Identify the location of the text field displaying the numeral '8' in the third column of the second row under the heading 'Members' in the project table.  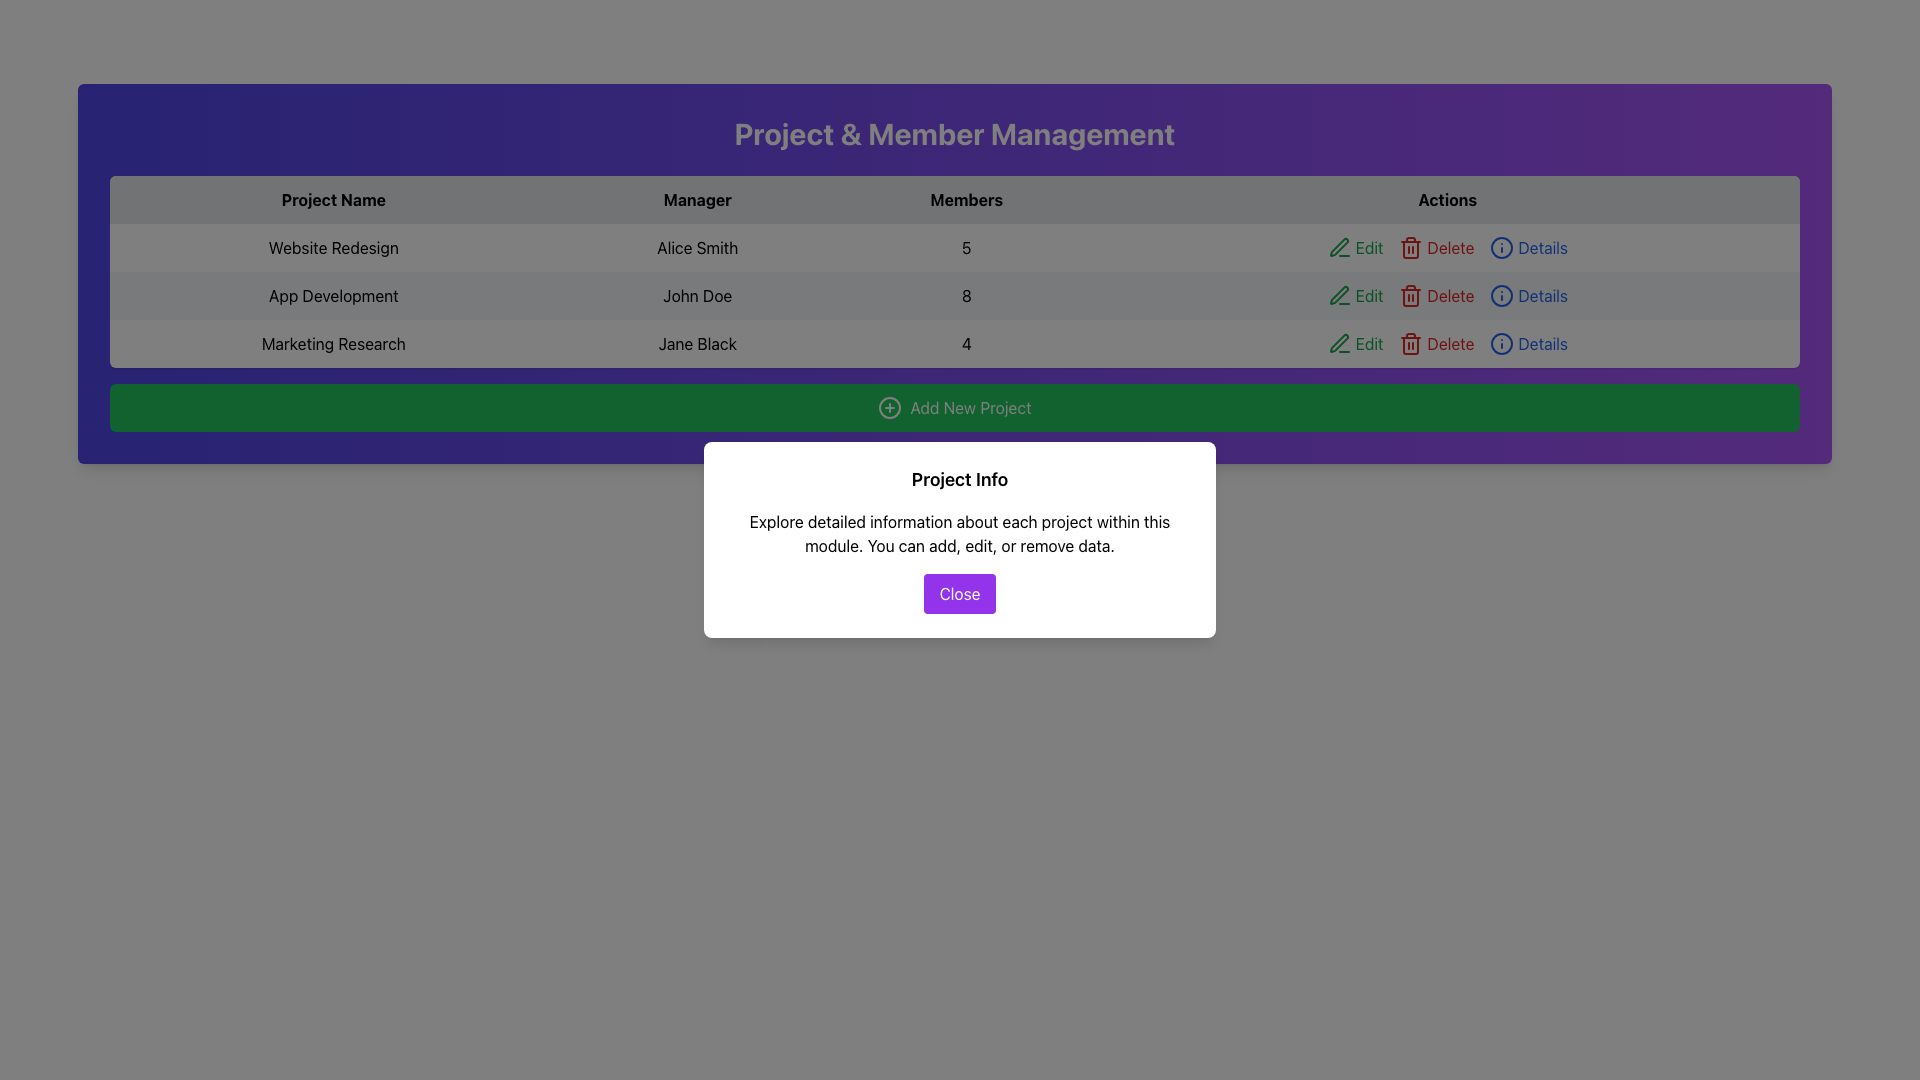
(966, 296).